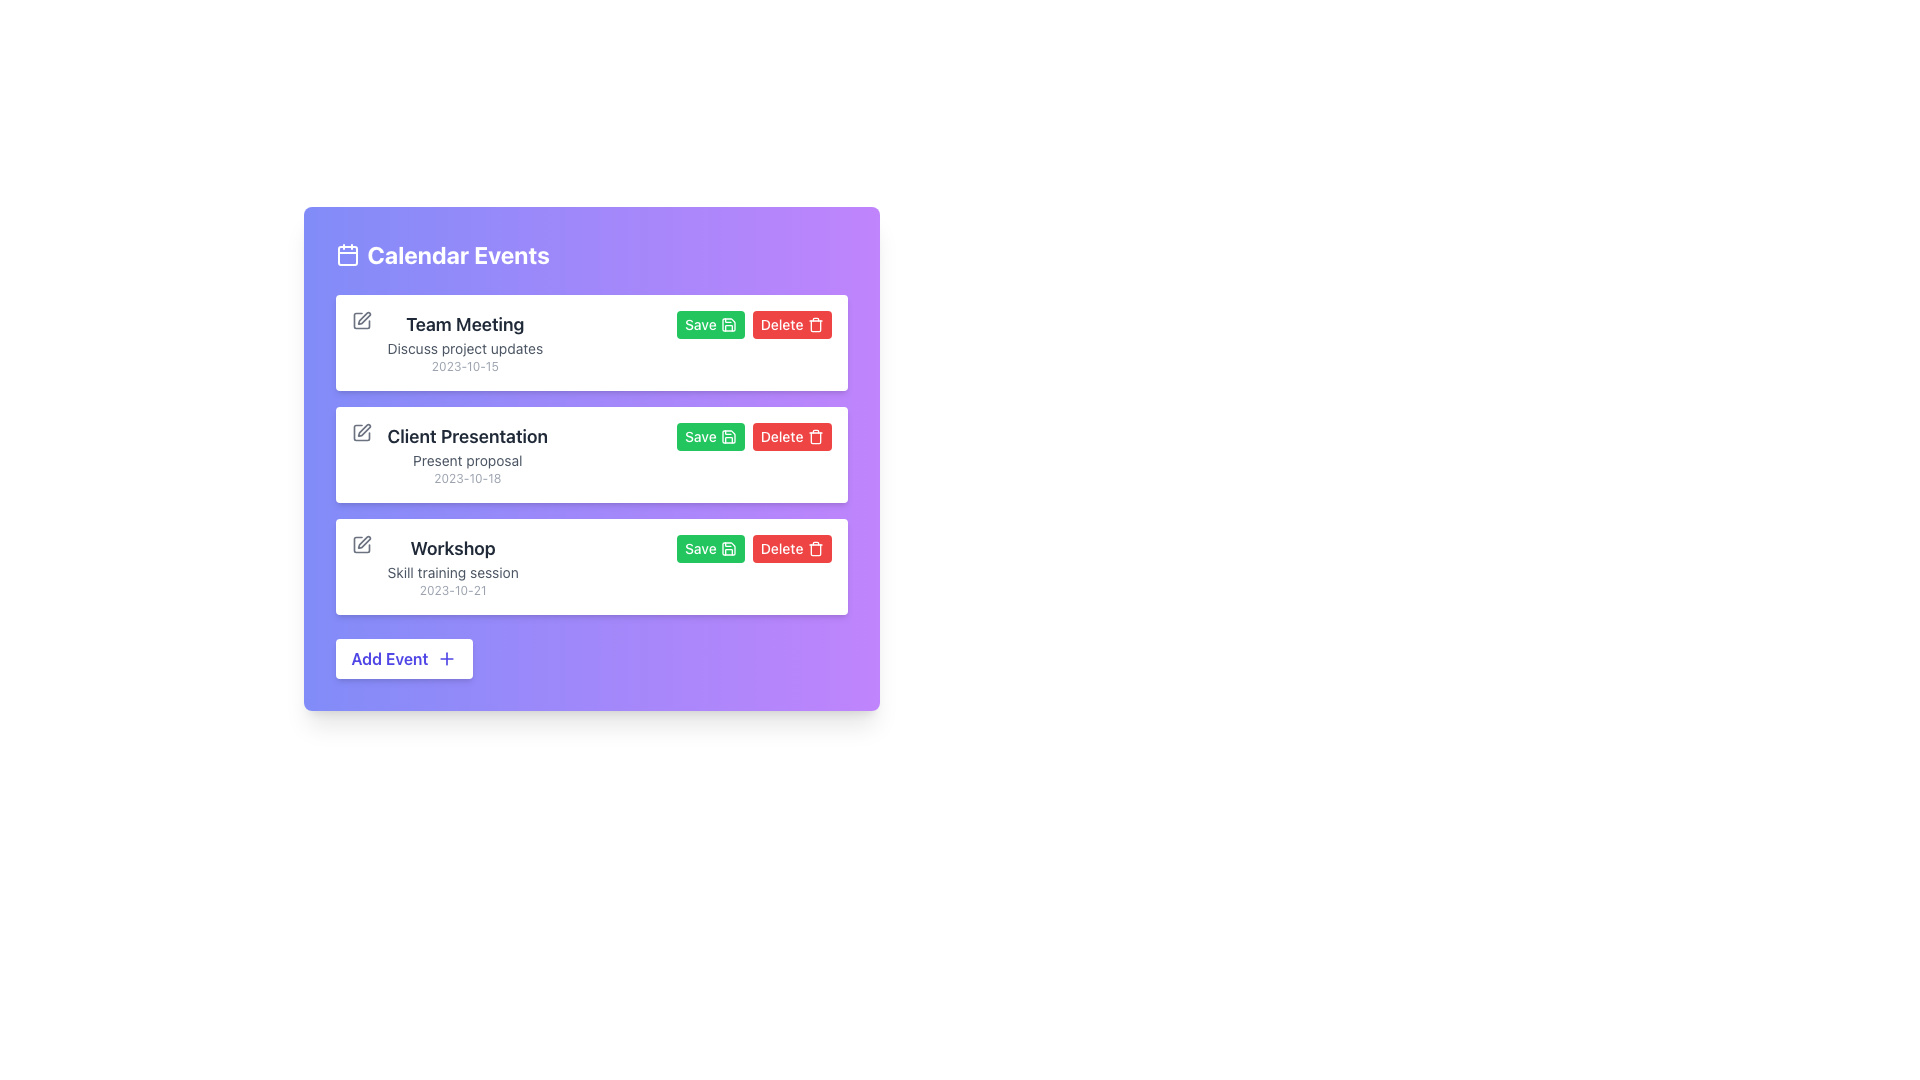  What do you see at coordinates (452, 573) in the screenshot?
I see `the static text element located beneath the heading 'Workshop' and above the date '2023-10-21' in the third event card` at bounding box center [452, 573].